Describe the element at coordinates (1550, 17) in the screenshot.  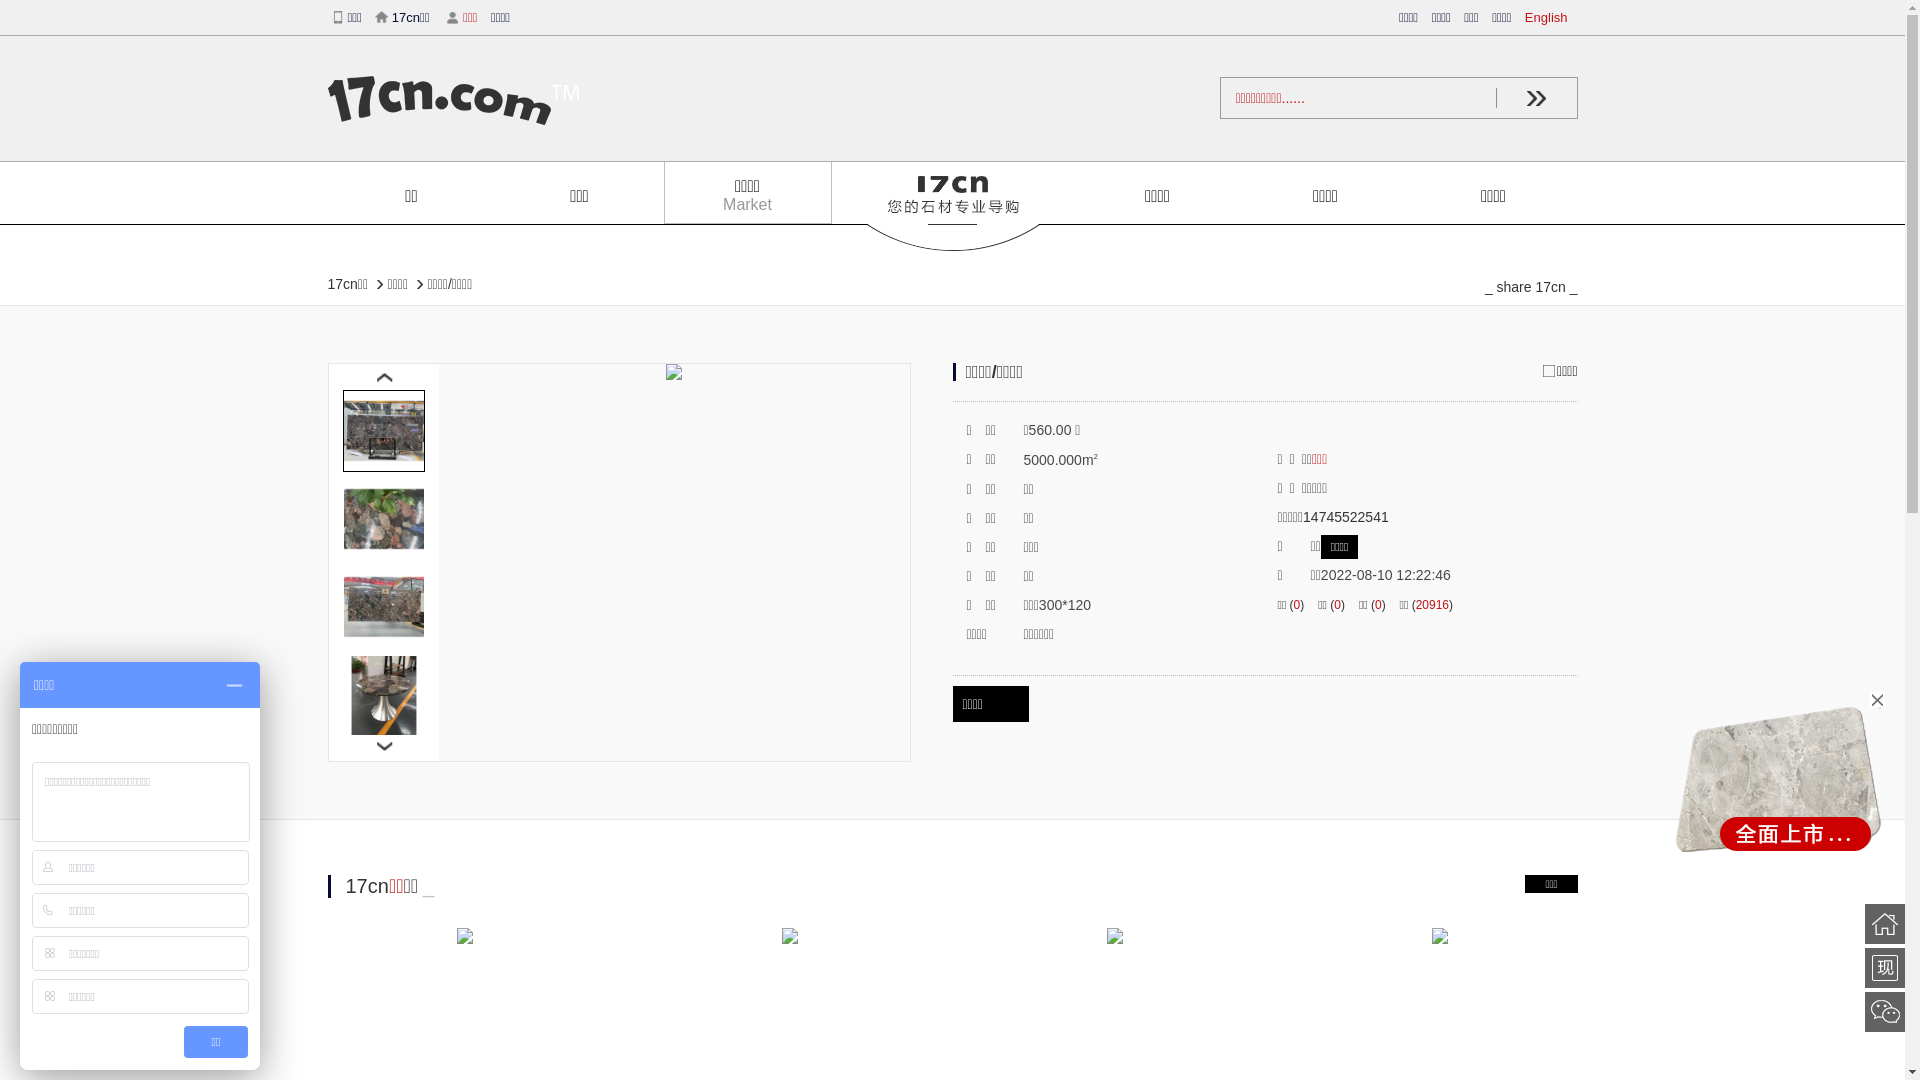
I see `'English'` at that location.